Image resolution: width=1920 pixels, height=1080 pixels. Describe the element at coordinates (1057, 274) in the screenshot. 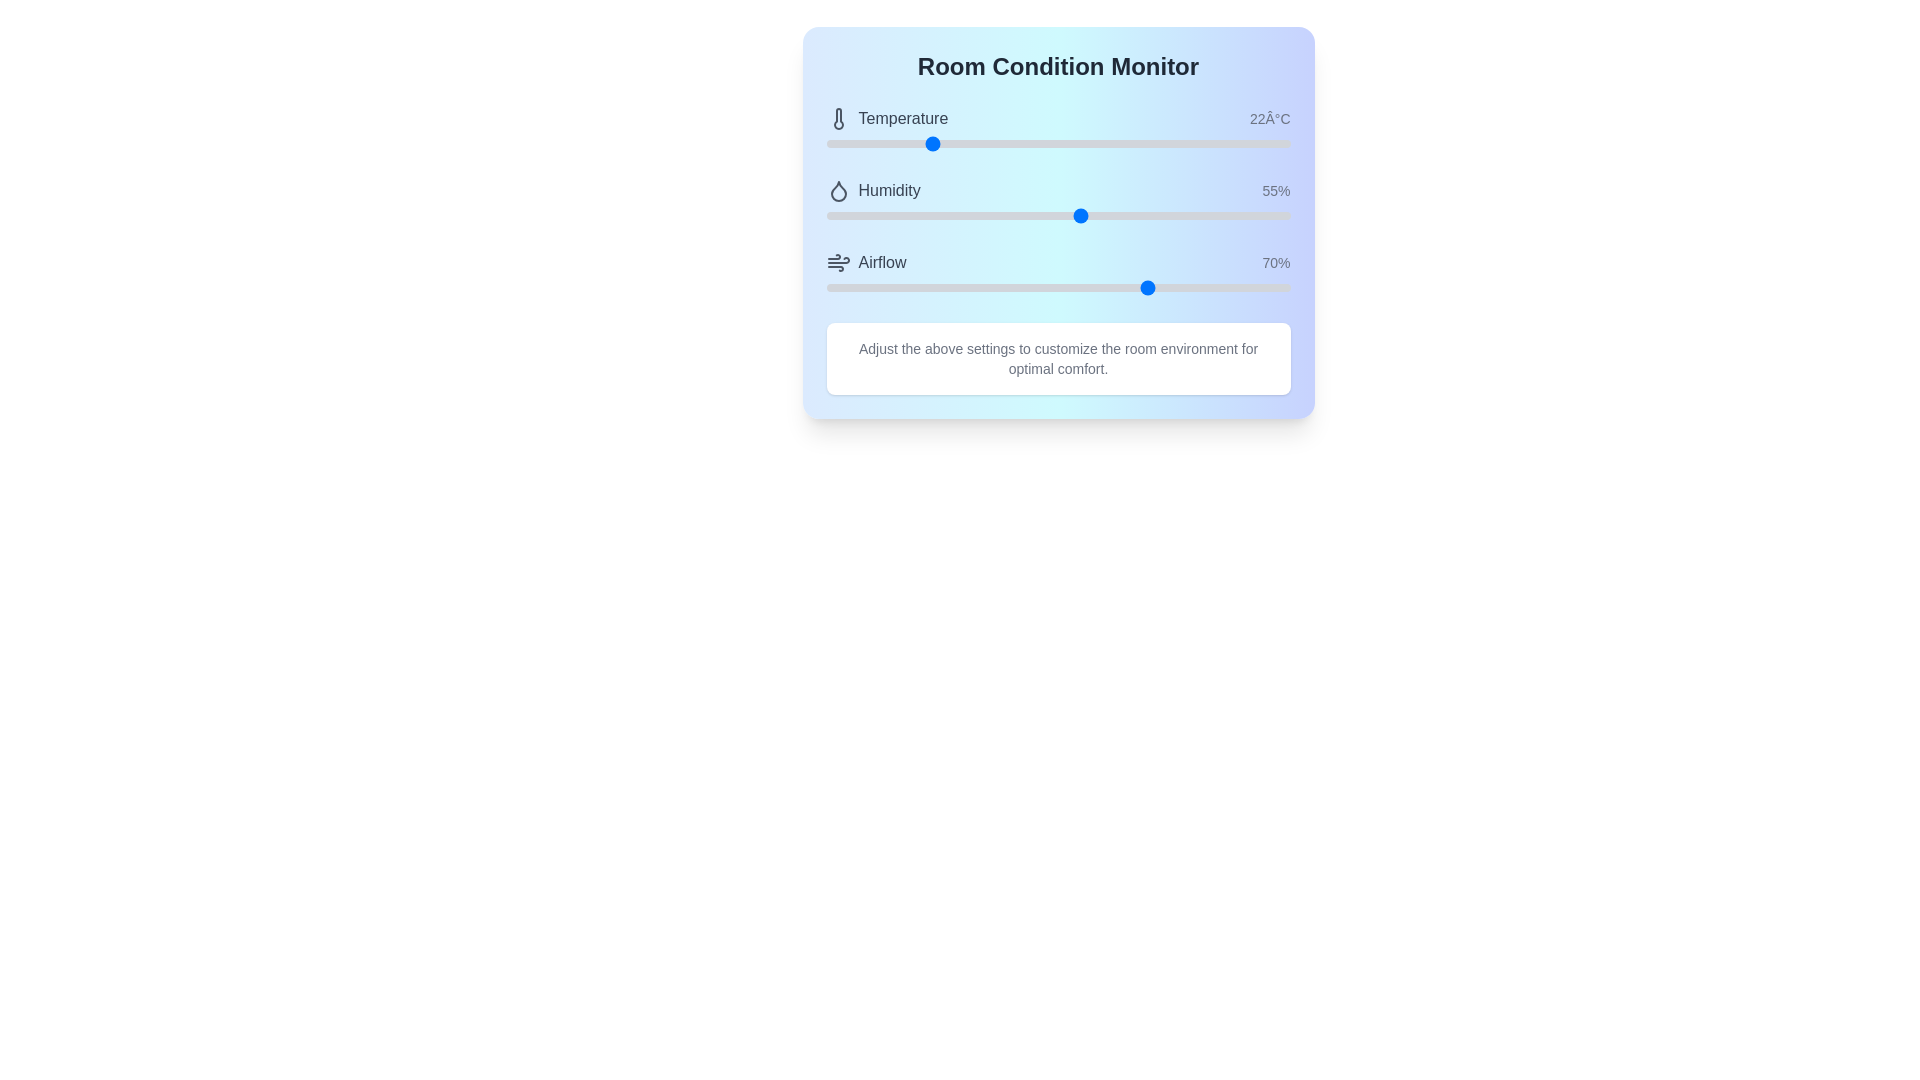

I see `the slider handle of the 'Airflow' component` at that location.